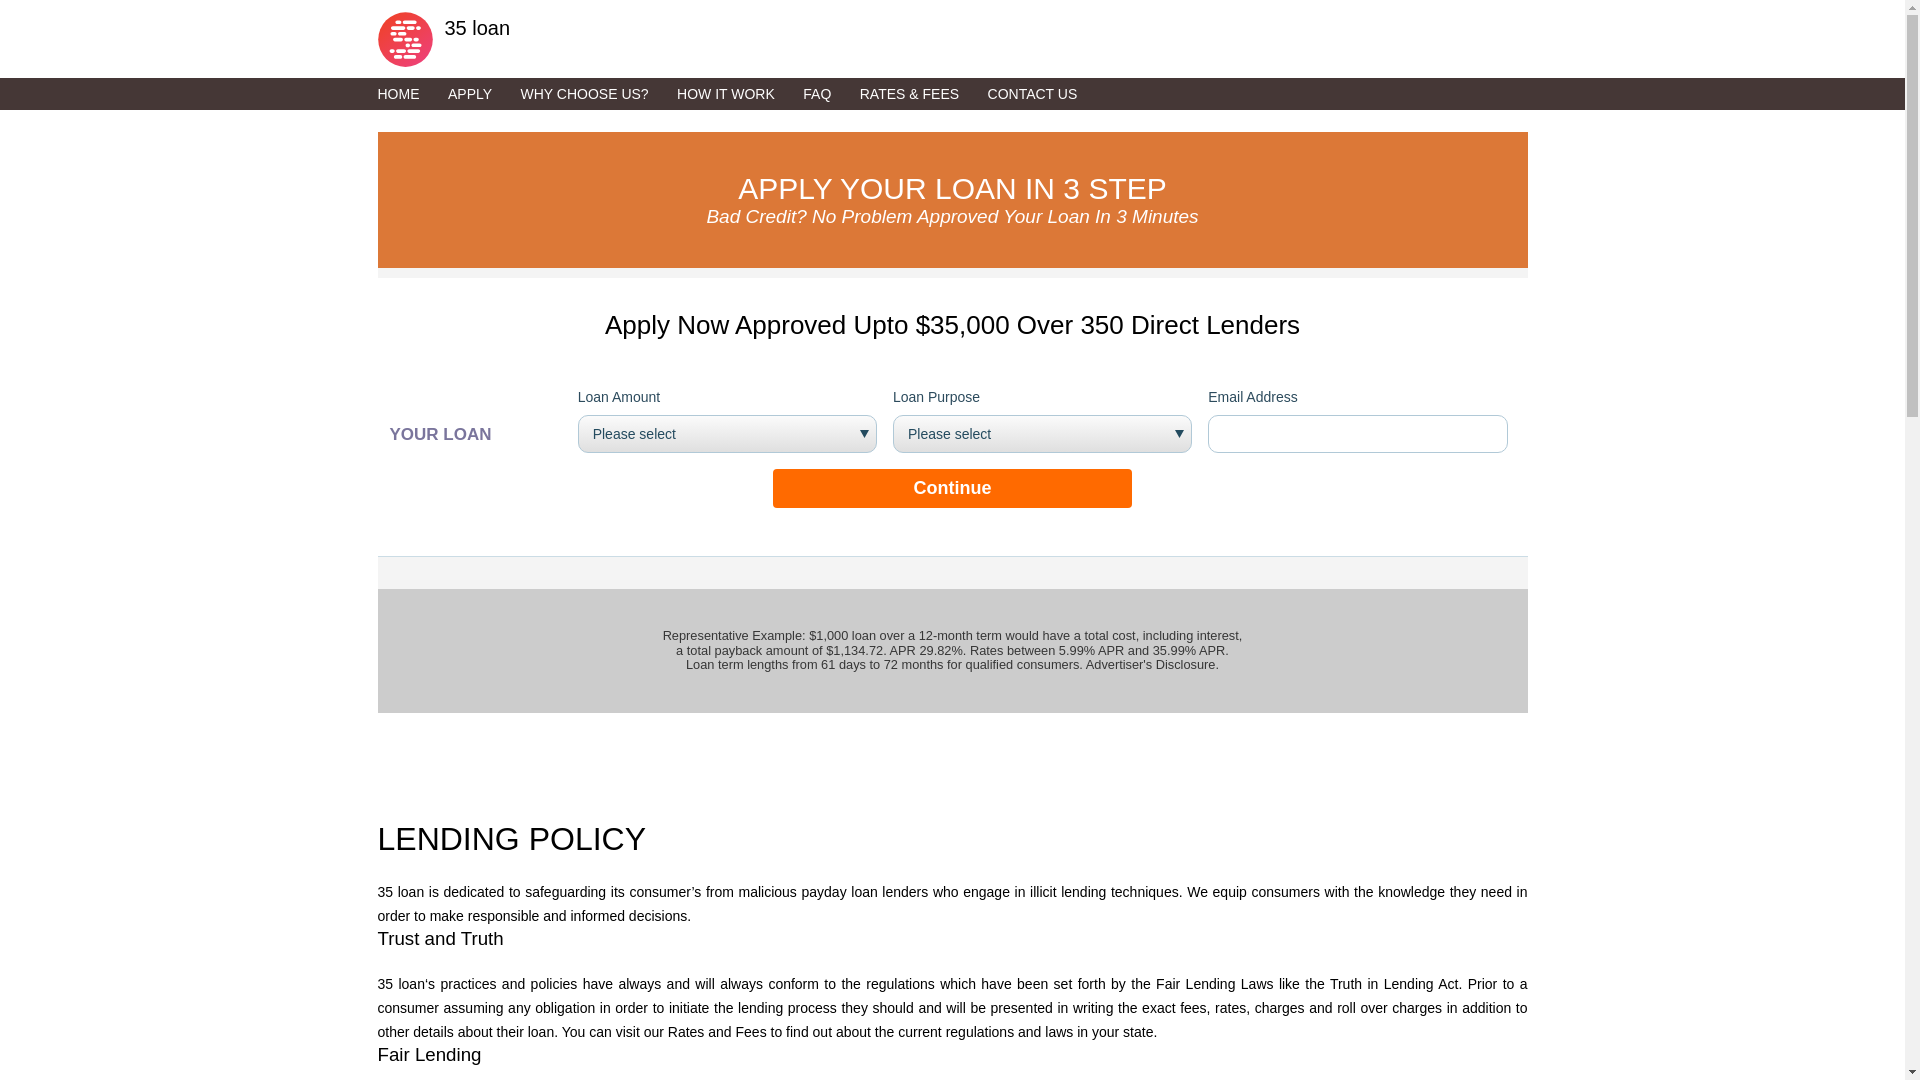 The width and height of the screenshot is (1920, 1080). What do you see at coordinates (410, 93) in the screenshot?
I see `'HOME'` at bounding box center [410, 93].